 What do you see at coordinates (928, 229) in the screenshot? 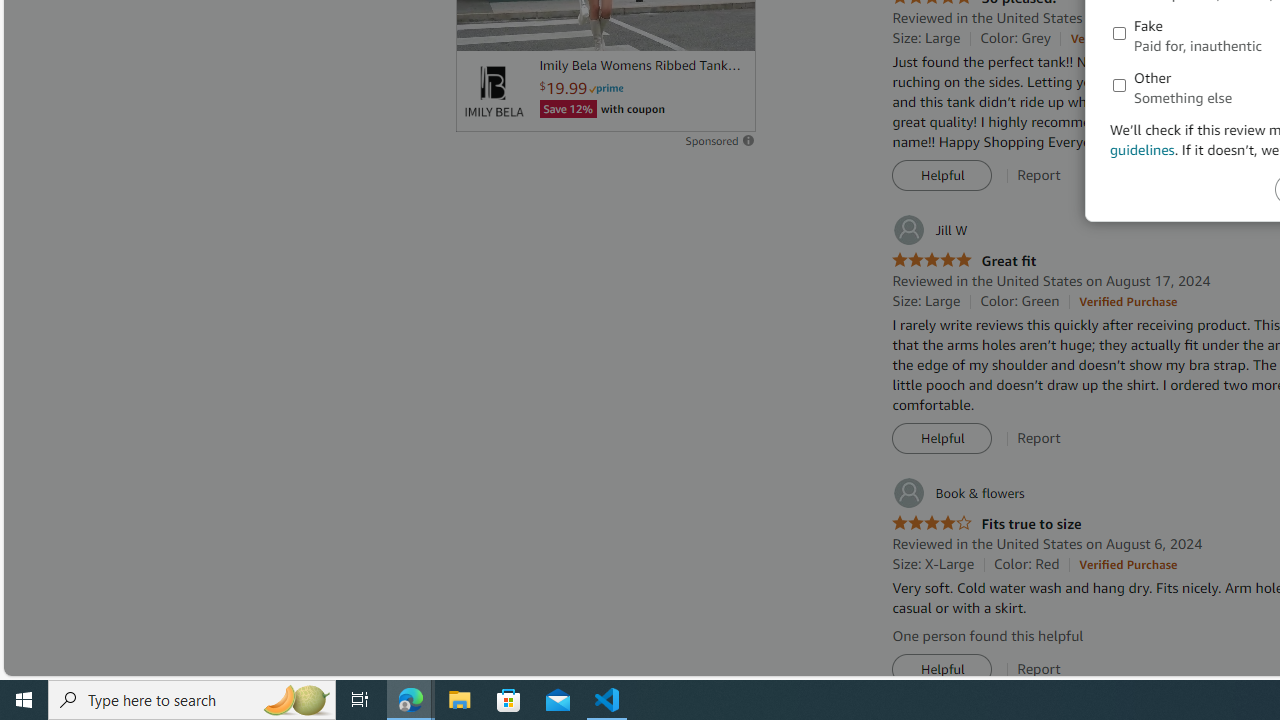
I see `'Jill W'` at bounding box center [928, 229].